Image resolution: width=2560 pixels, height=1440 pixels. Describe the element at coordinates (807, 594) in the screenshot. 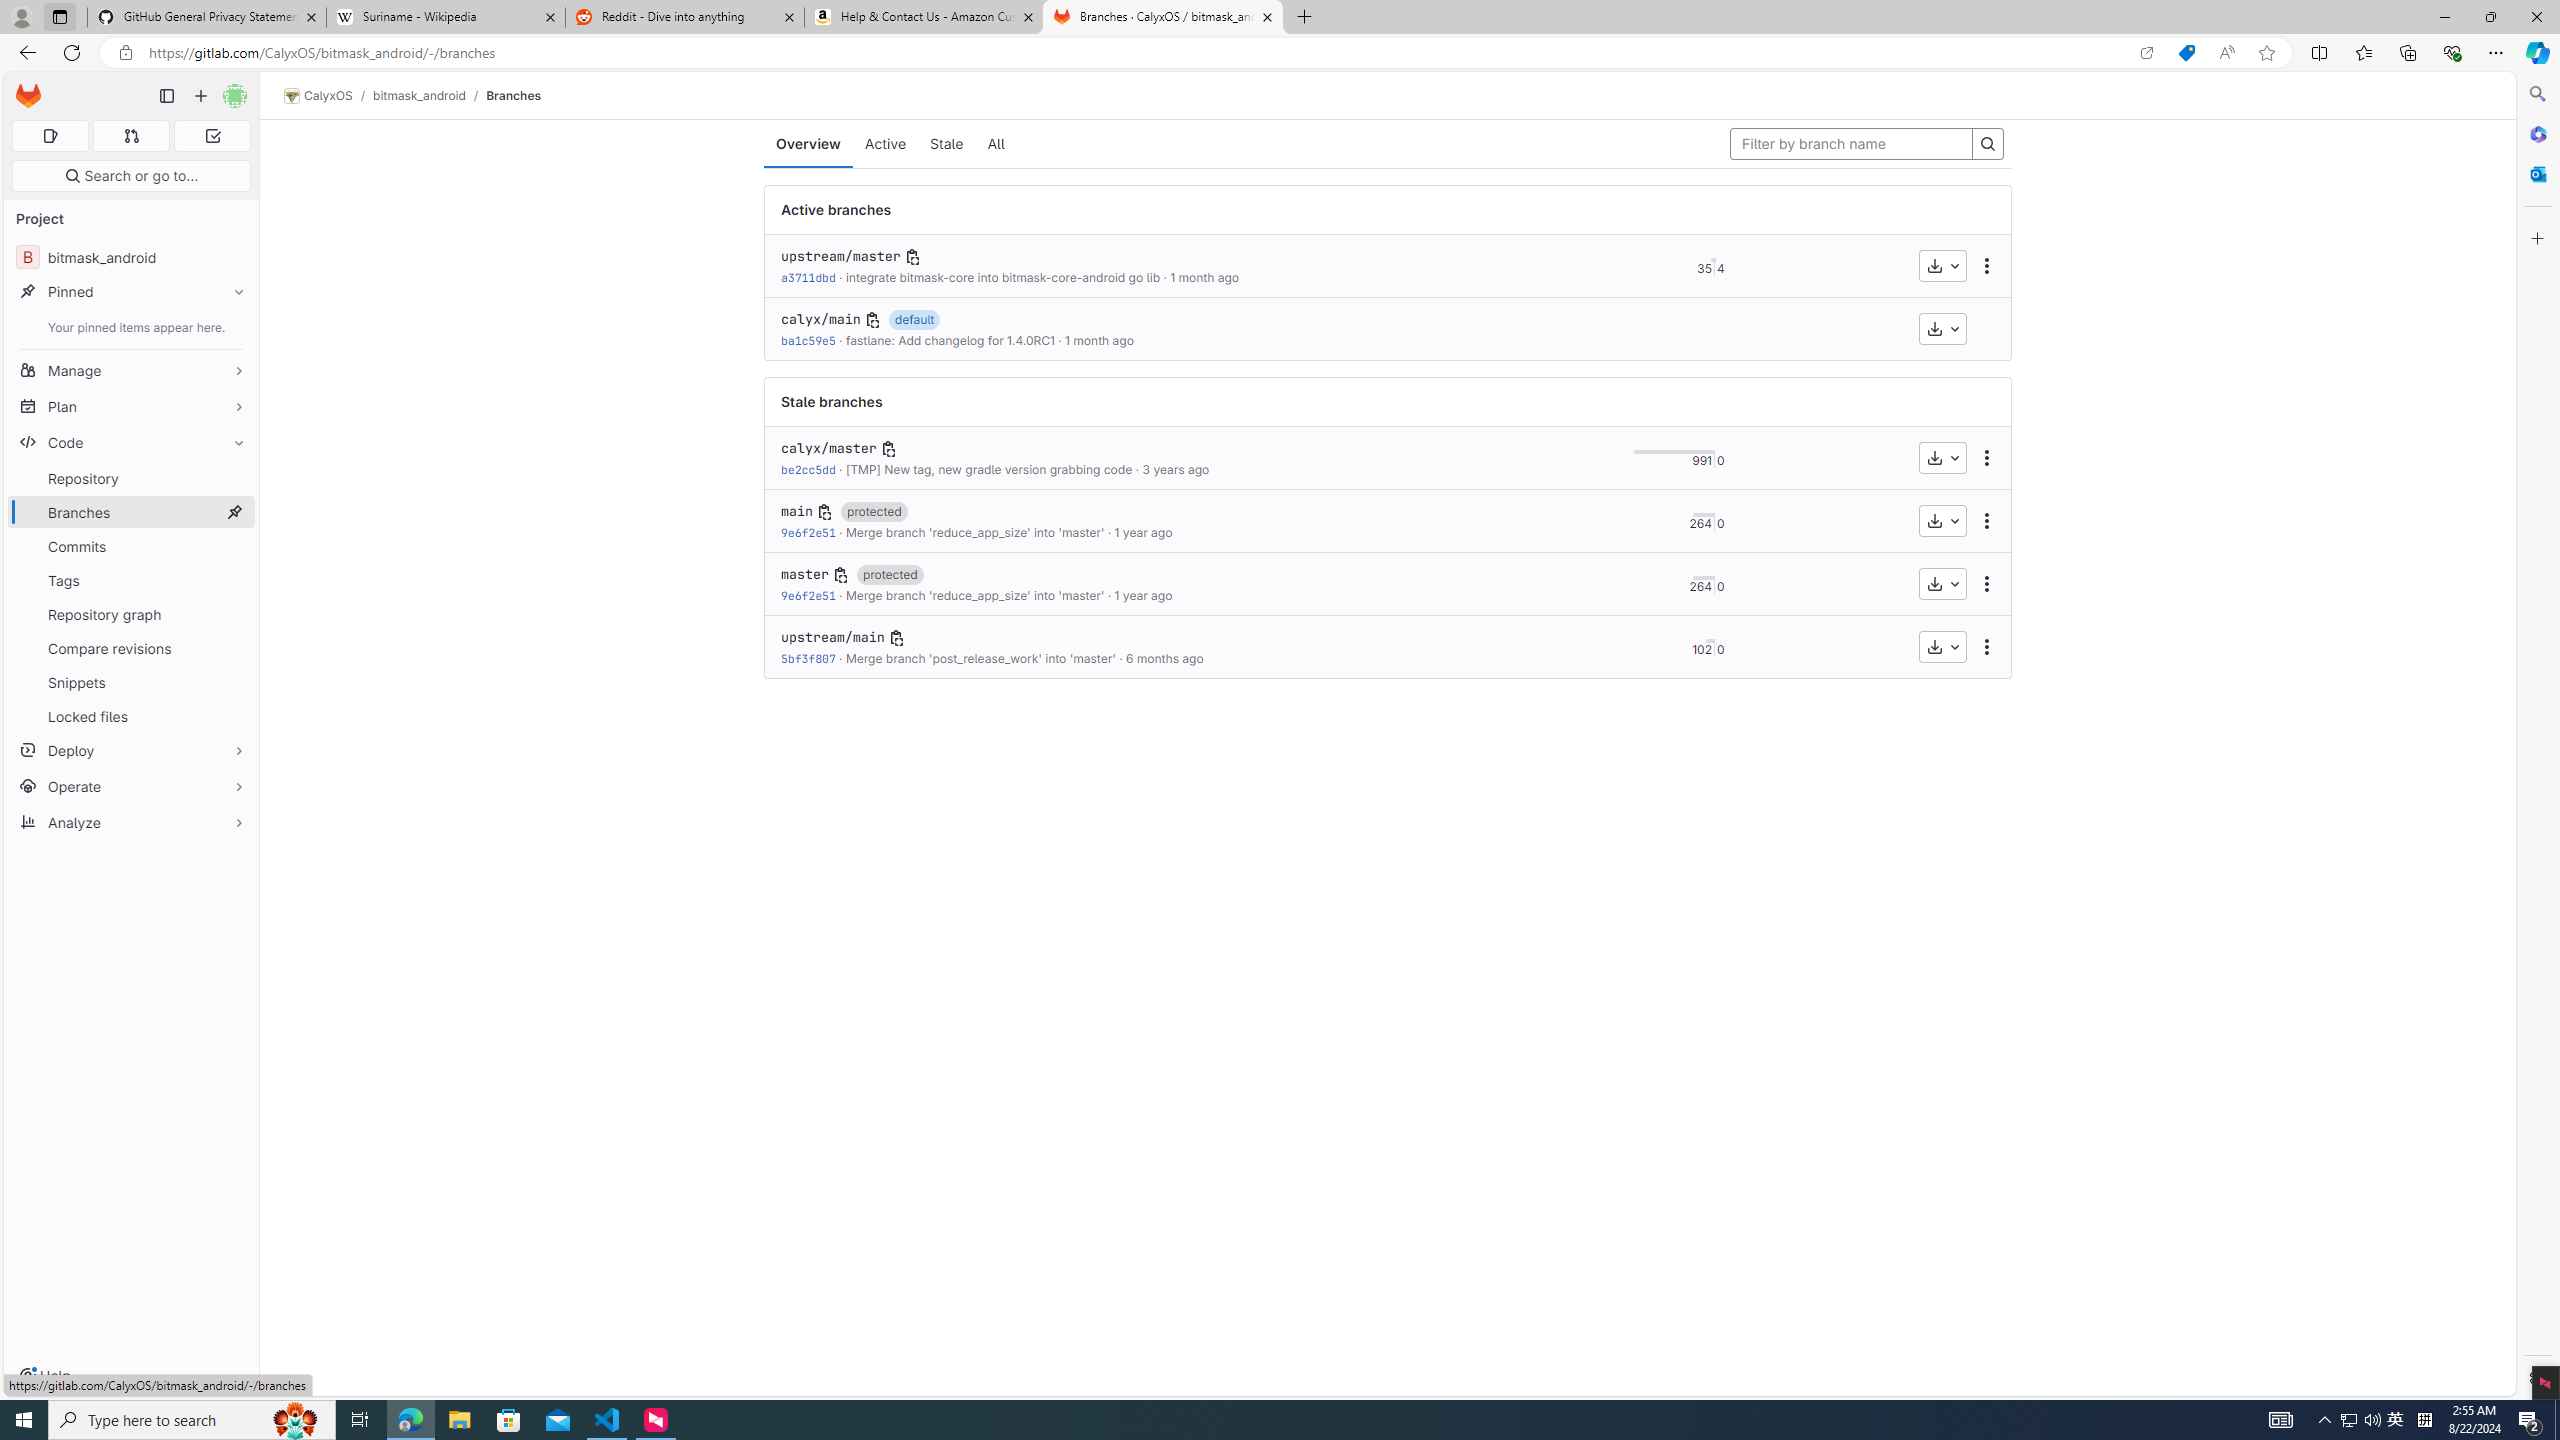

I see `'9e6f2e51'` at that location.